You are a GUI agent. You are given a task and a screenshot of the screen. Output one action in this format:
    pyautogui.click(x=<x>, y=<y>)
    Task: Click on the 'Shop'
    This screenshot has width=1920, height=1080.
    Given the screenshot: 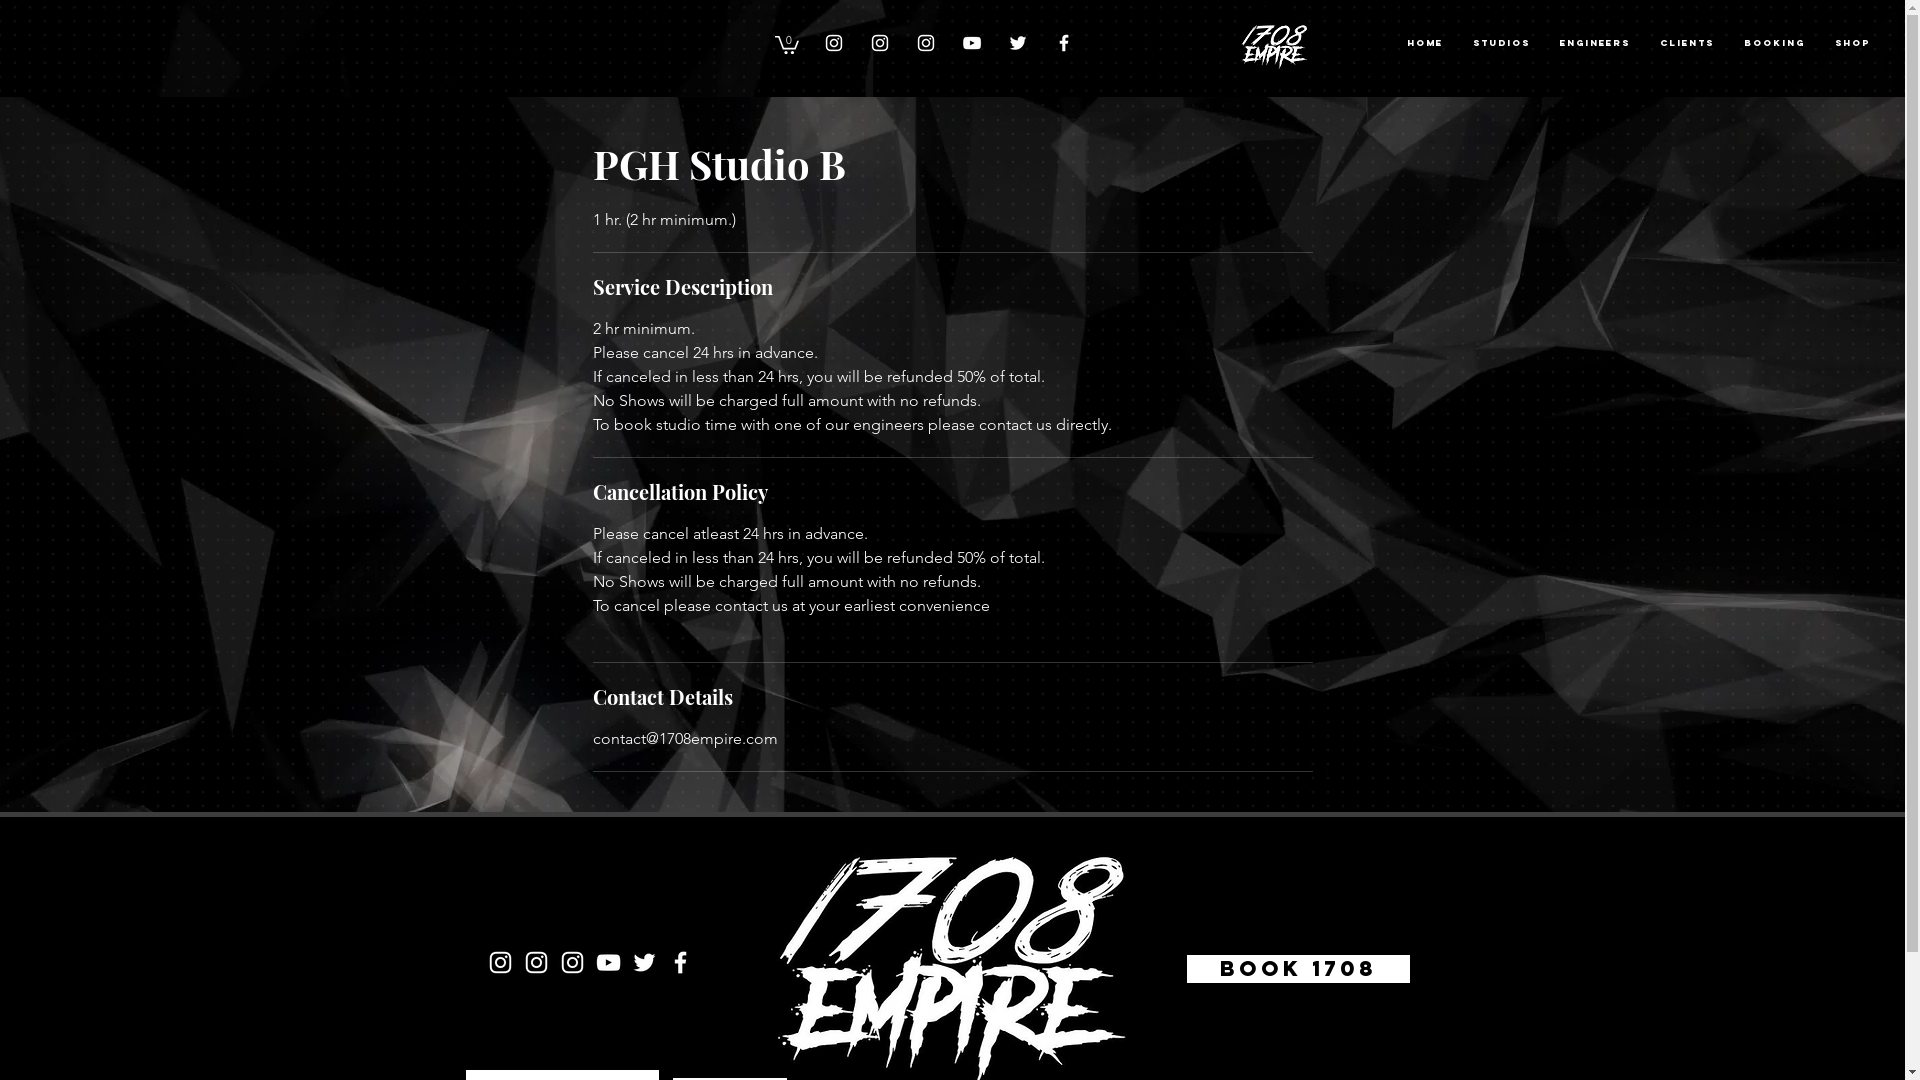 What is the action you would take?
    pyautogui.click(x=1851, y=42)
    